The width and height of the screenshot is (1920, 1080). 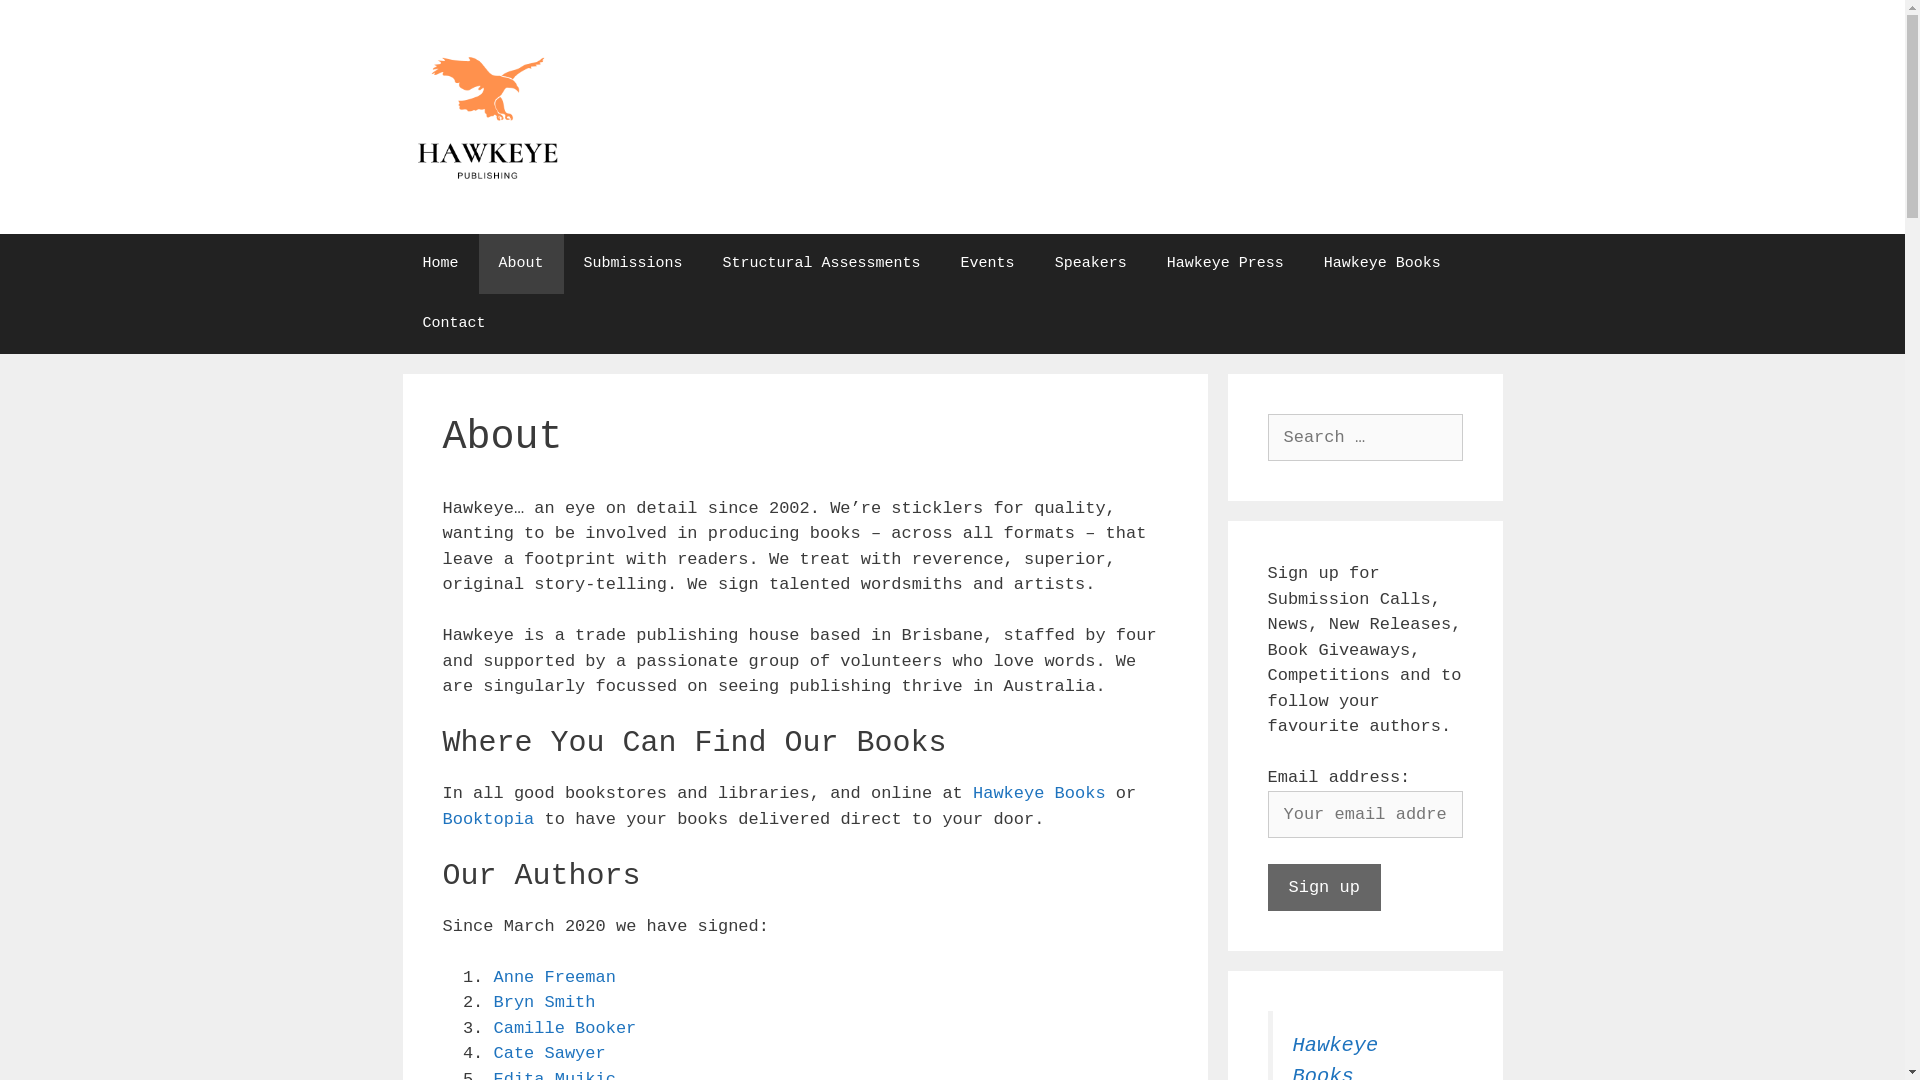 What do you see at coordinates (1266, 886) in the screenshot?
I see `'Sign up'` at bounding box center [1266, 886].